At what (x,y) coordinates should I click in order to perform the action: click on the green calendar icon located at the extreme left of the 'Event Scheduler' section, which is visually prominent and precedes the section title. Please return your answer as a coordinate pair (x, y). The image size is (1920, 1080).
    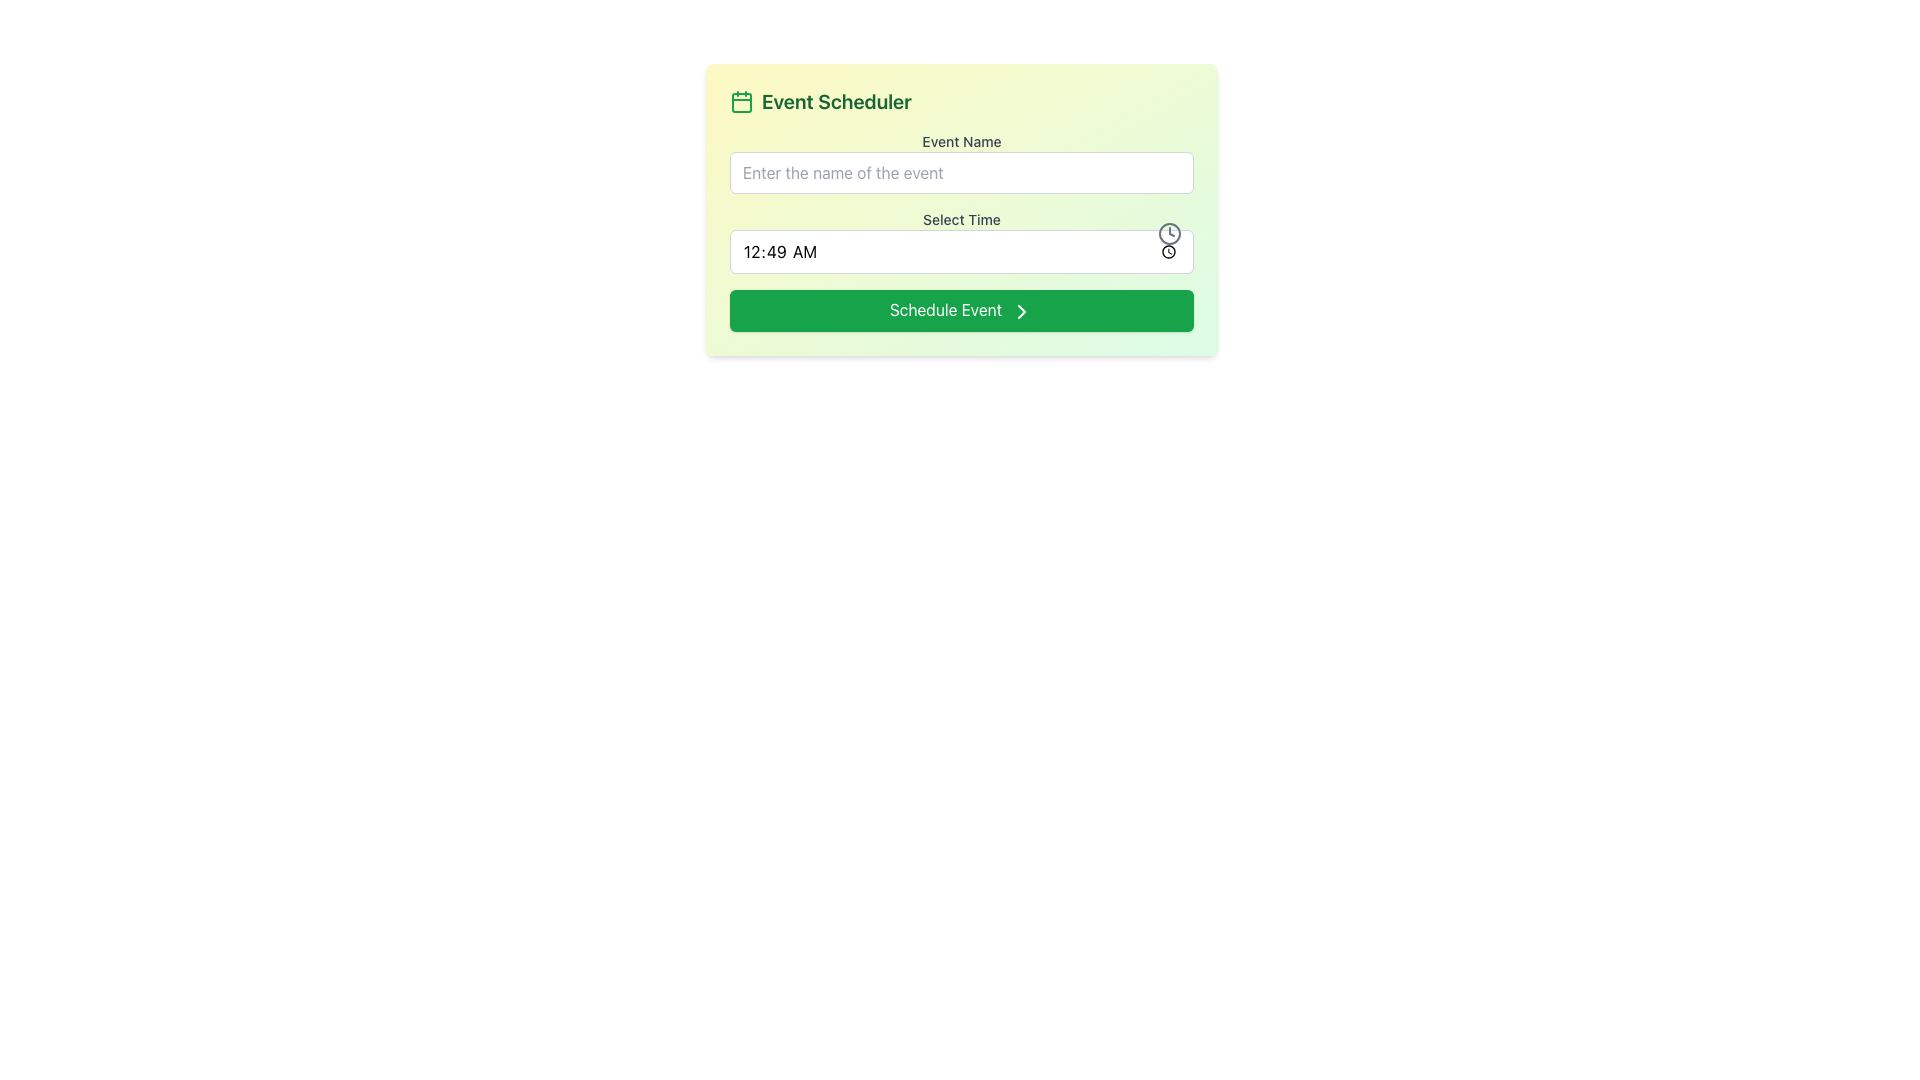
    Looking at the image, I should click on (741, 101).